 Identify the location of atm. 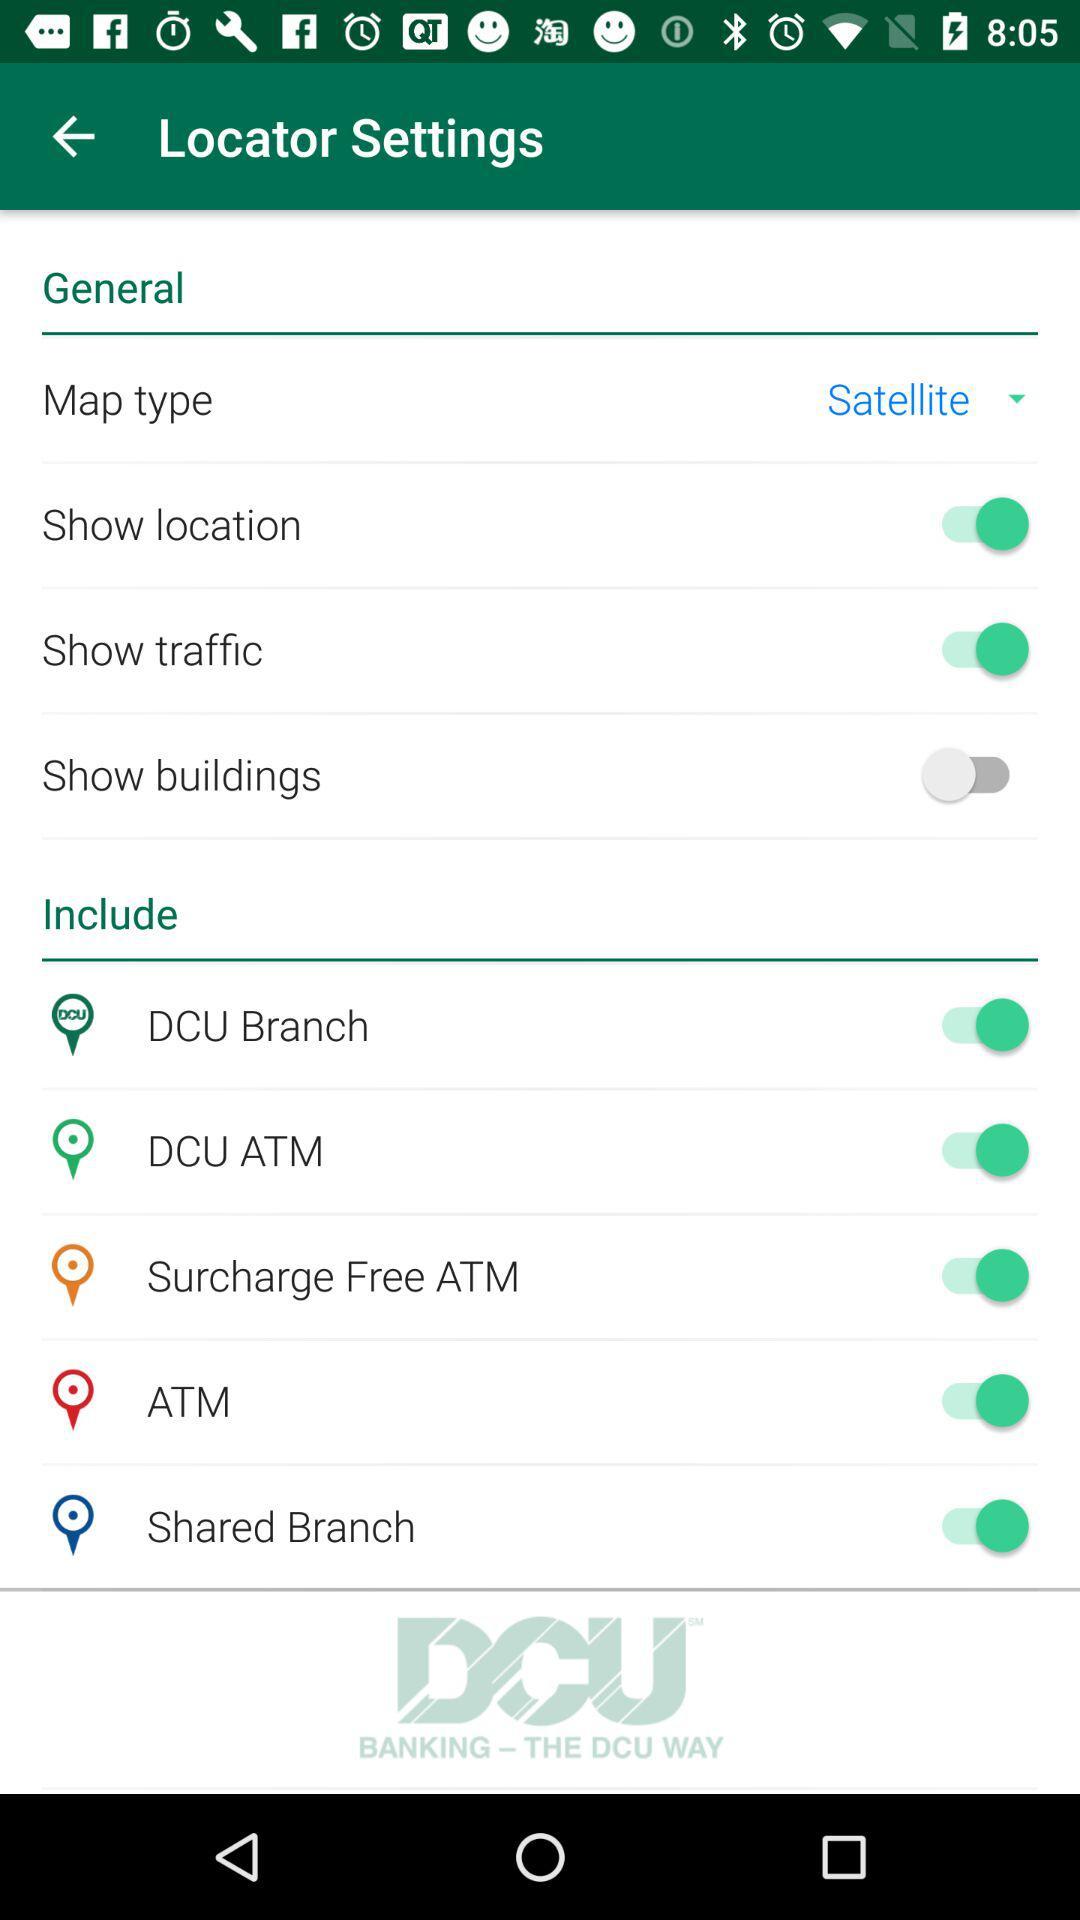
(974, 1399).